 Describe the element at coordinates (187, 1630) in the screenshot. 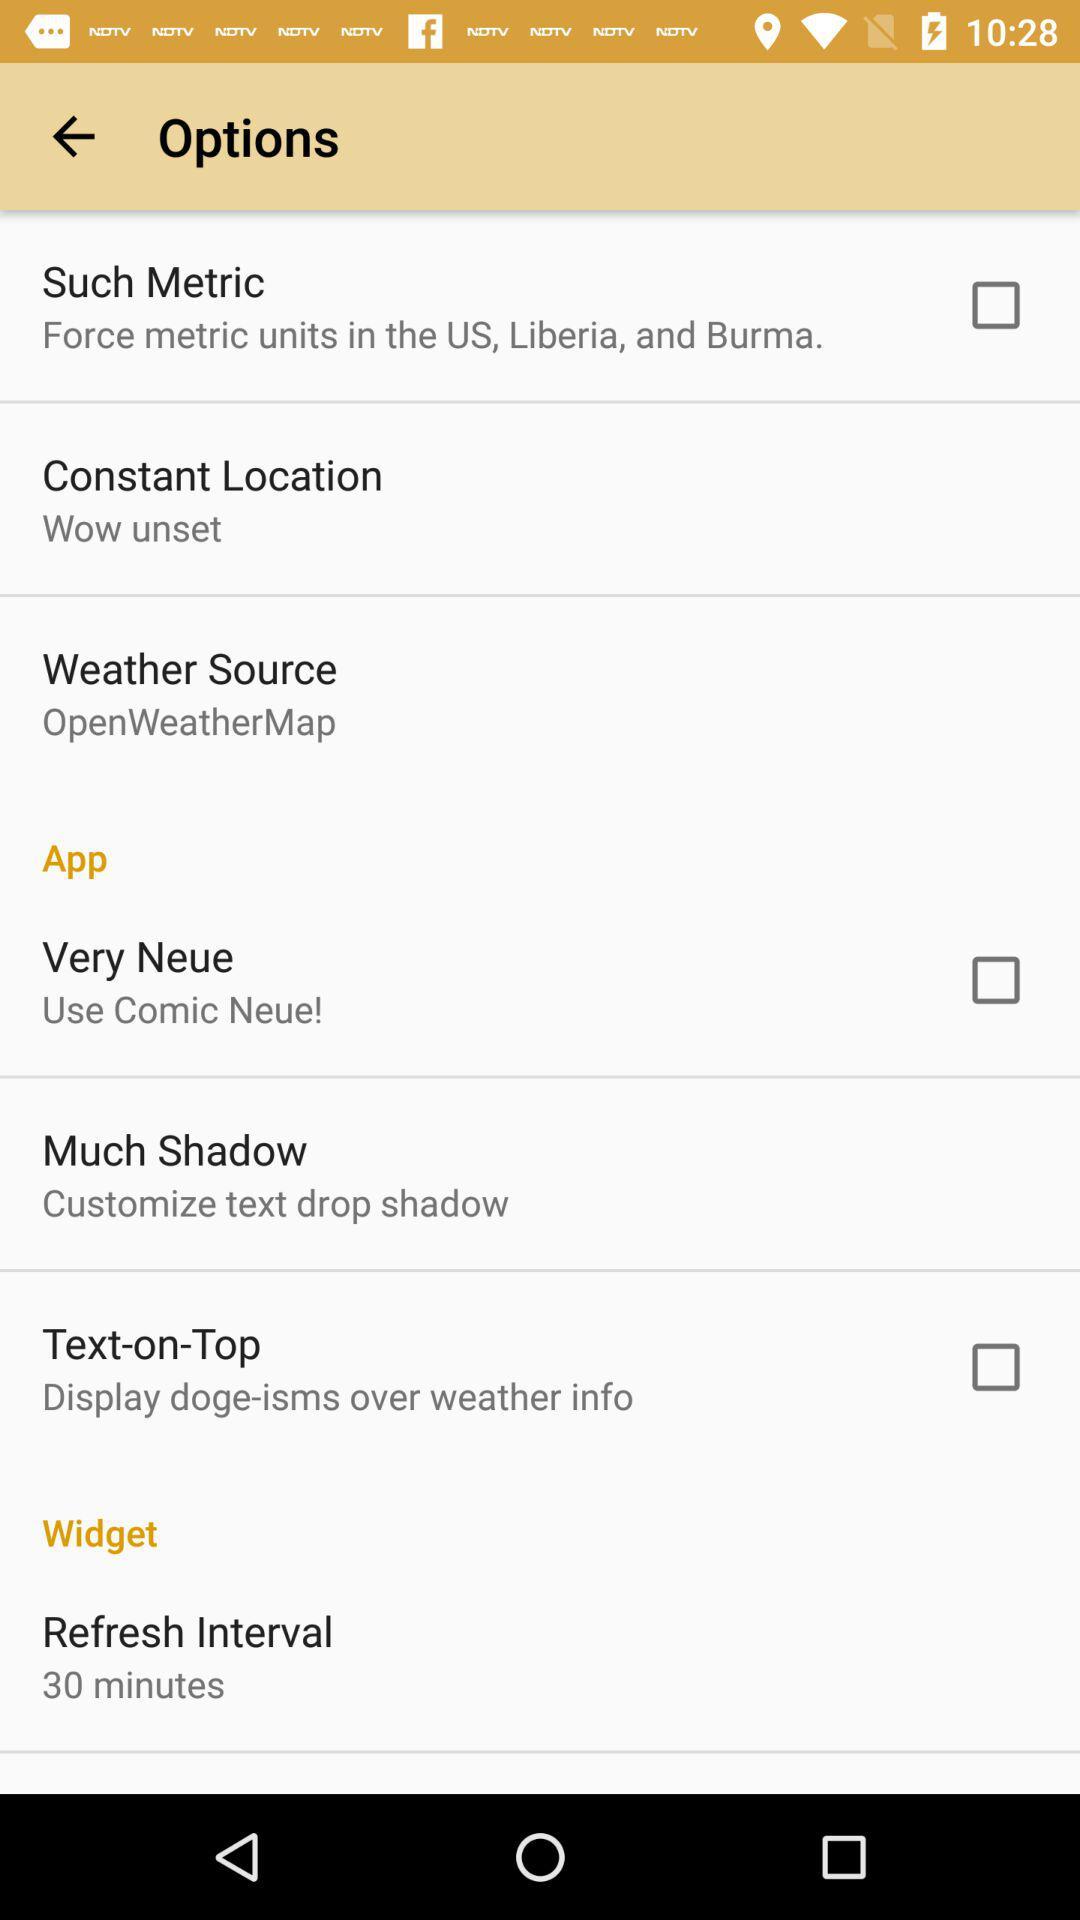

I see `icon below the widget app` at that location.